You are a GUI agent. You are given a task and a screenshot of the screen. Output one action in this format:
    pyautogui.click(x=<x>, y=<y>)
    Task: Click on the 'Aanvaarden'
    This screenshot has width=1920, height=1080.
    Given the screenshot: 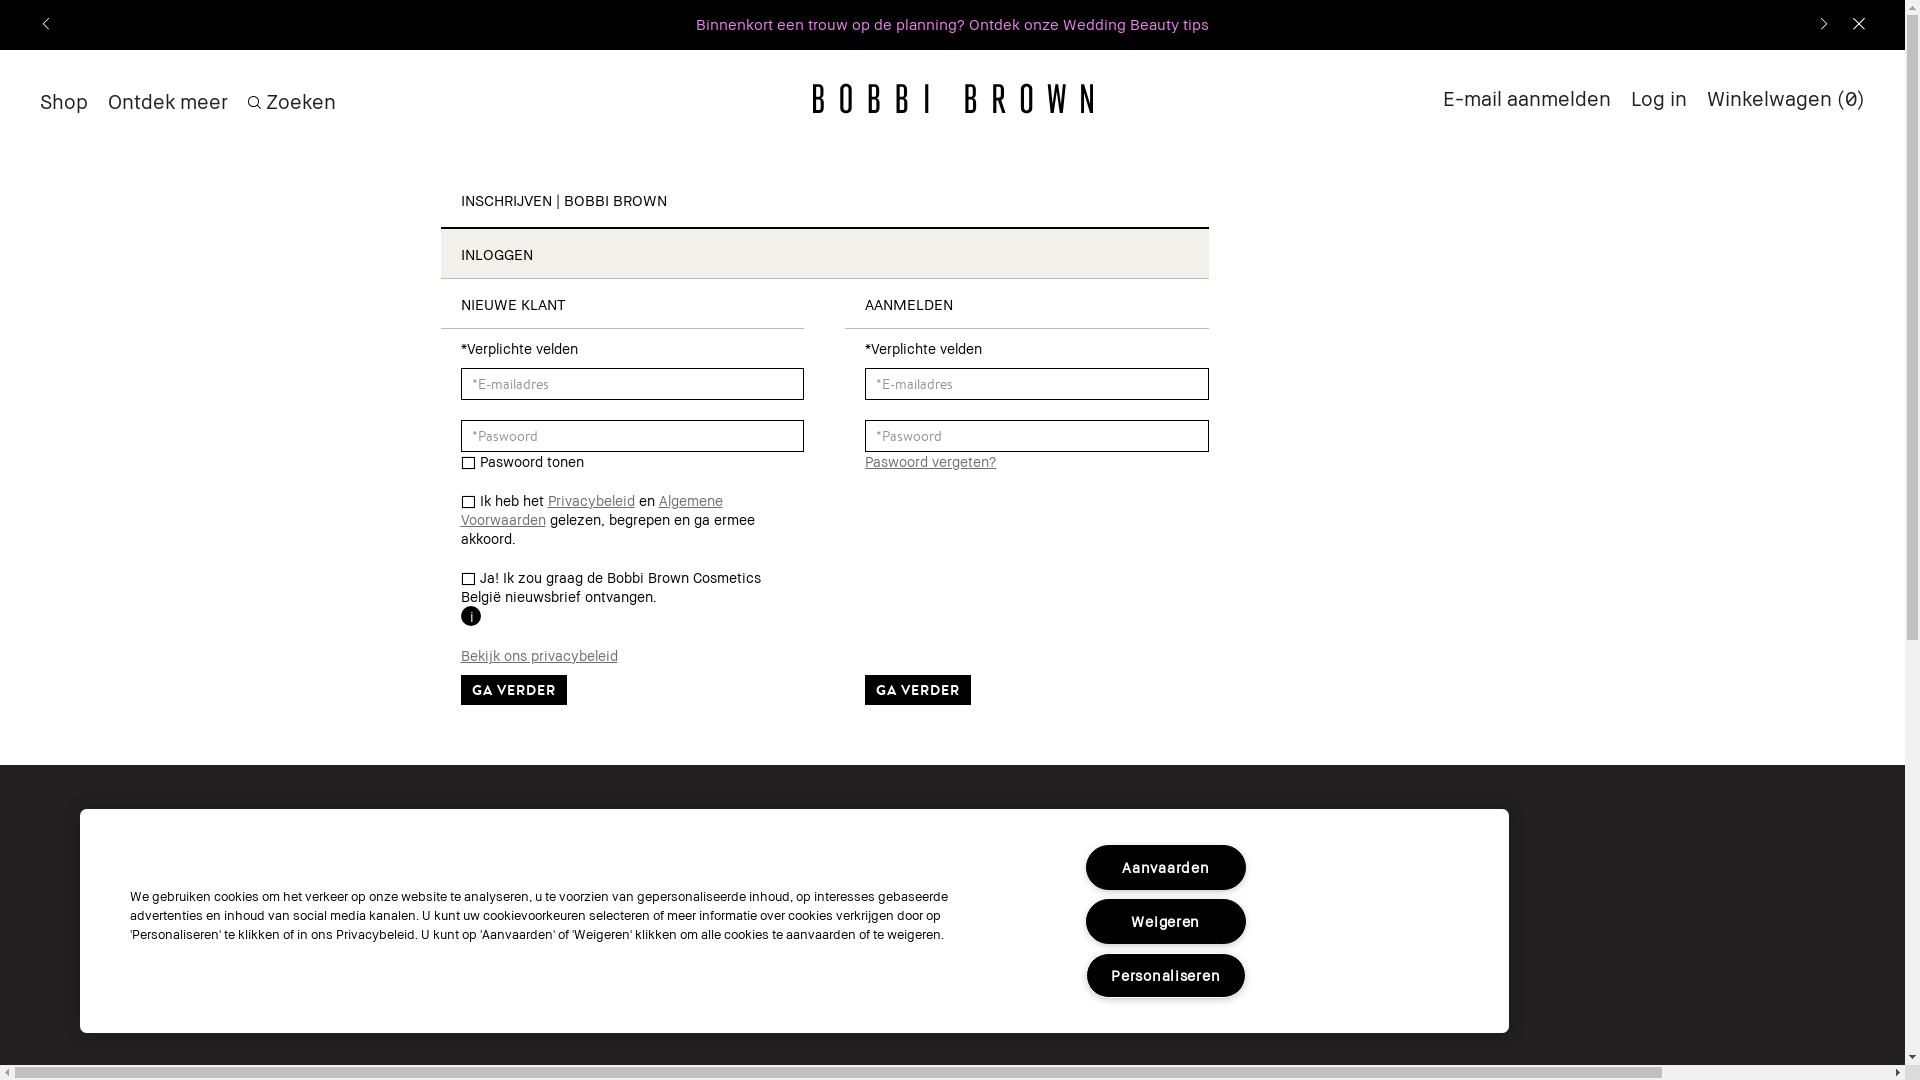 What is the action you would take?
    pyautogui.click(x=1084, y=866)
    